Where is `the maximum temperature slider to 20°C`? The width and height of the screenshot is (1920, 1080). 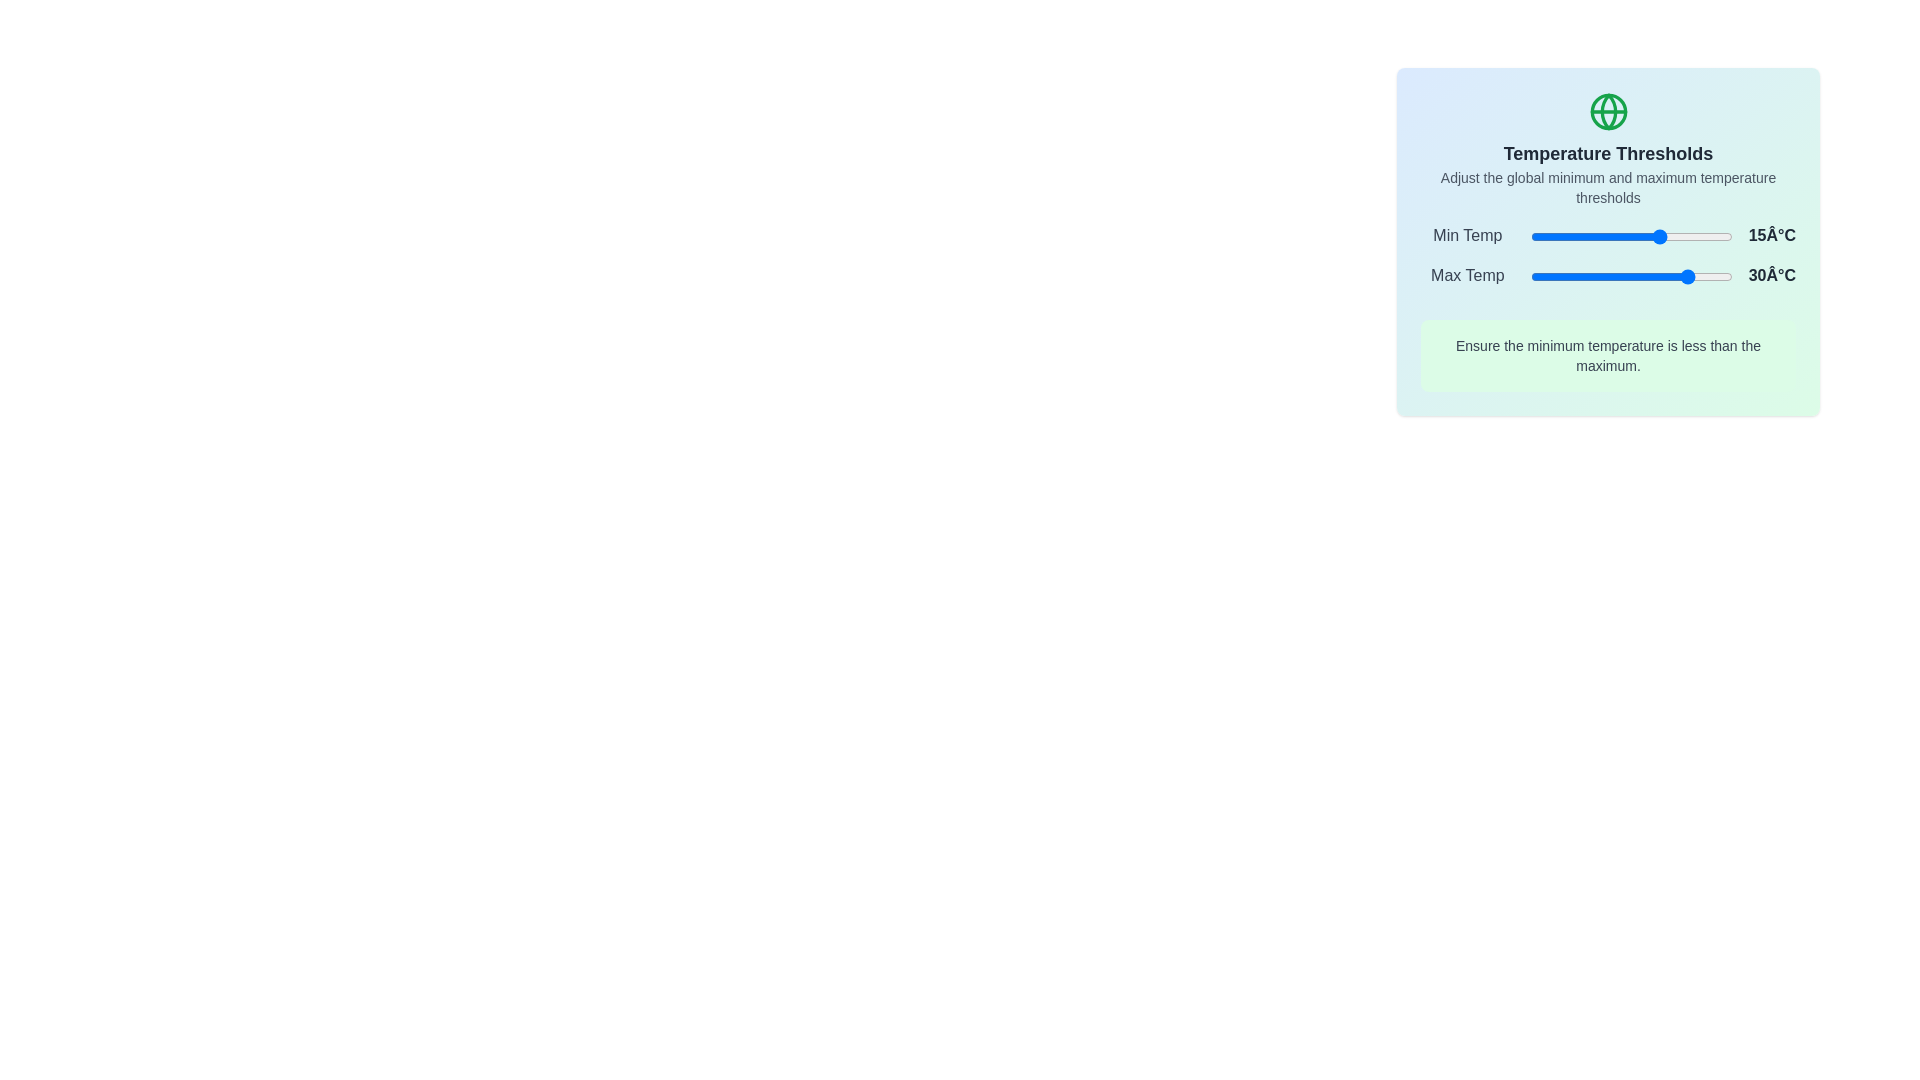 the maximum temperature slider to 20°C is located at coordinates (1672, 277).